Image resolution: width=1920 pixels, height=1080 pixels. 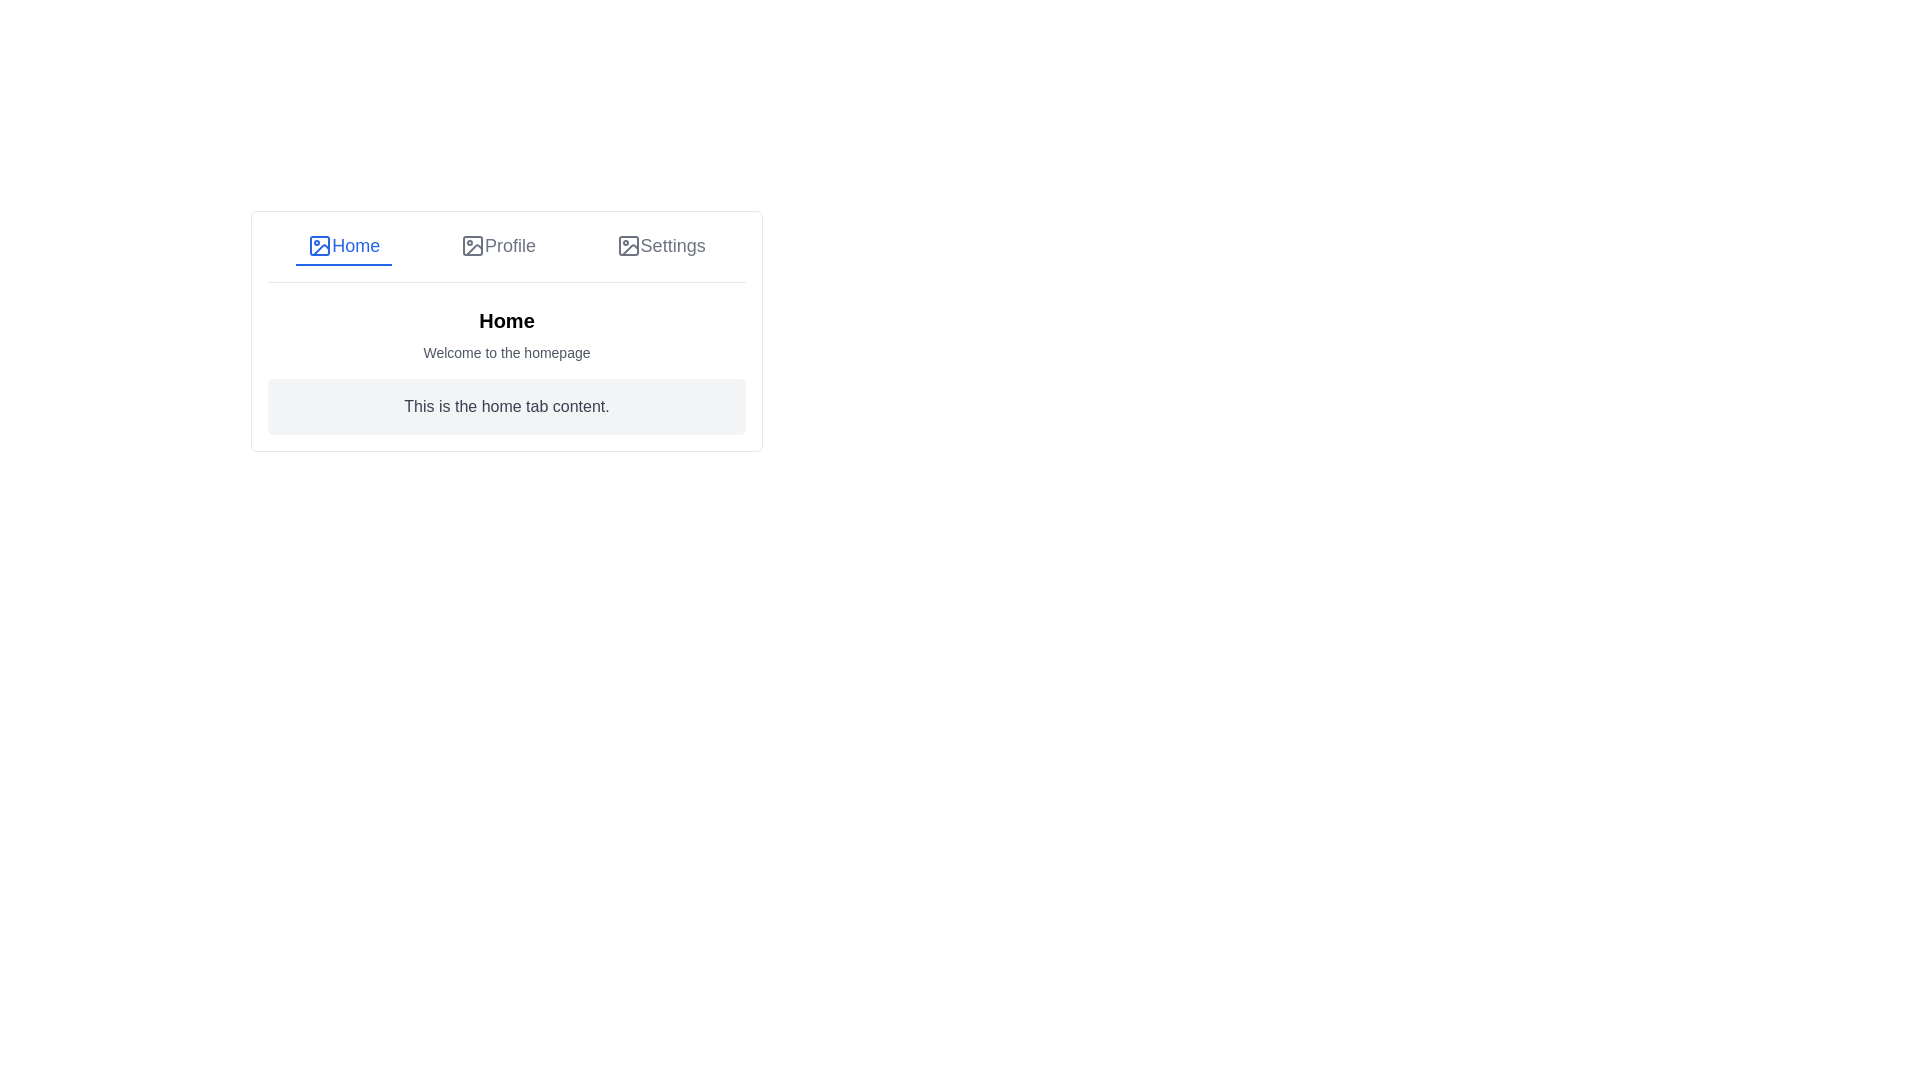 I want to click on the 'Home' icon located at the leftmost side of the navigation bar, so click(x=320, y=245).